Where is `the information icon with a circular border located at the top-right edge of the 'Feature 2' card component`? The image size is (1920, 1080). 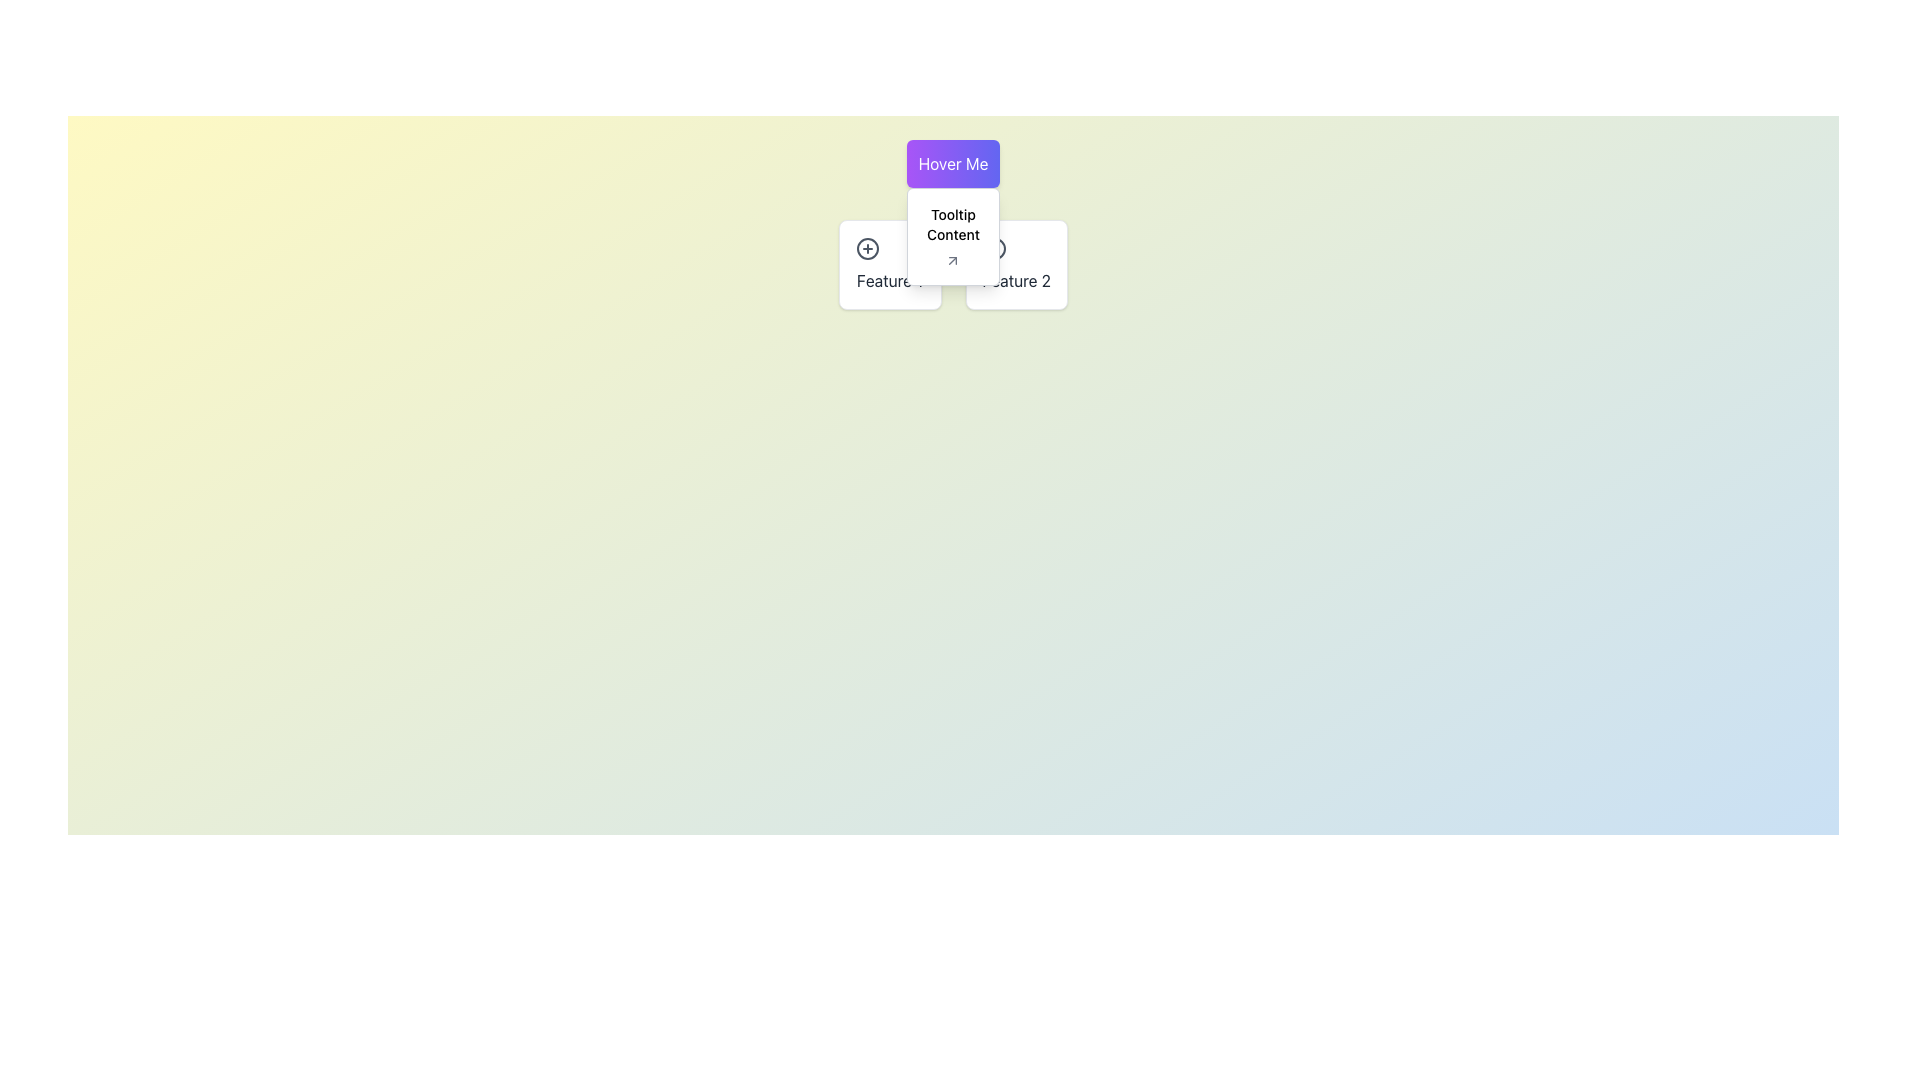 the information icon with a circular border located at the top-right edge of the 'Feature 2' card component is located at coordinates (994, 248).